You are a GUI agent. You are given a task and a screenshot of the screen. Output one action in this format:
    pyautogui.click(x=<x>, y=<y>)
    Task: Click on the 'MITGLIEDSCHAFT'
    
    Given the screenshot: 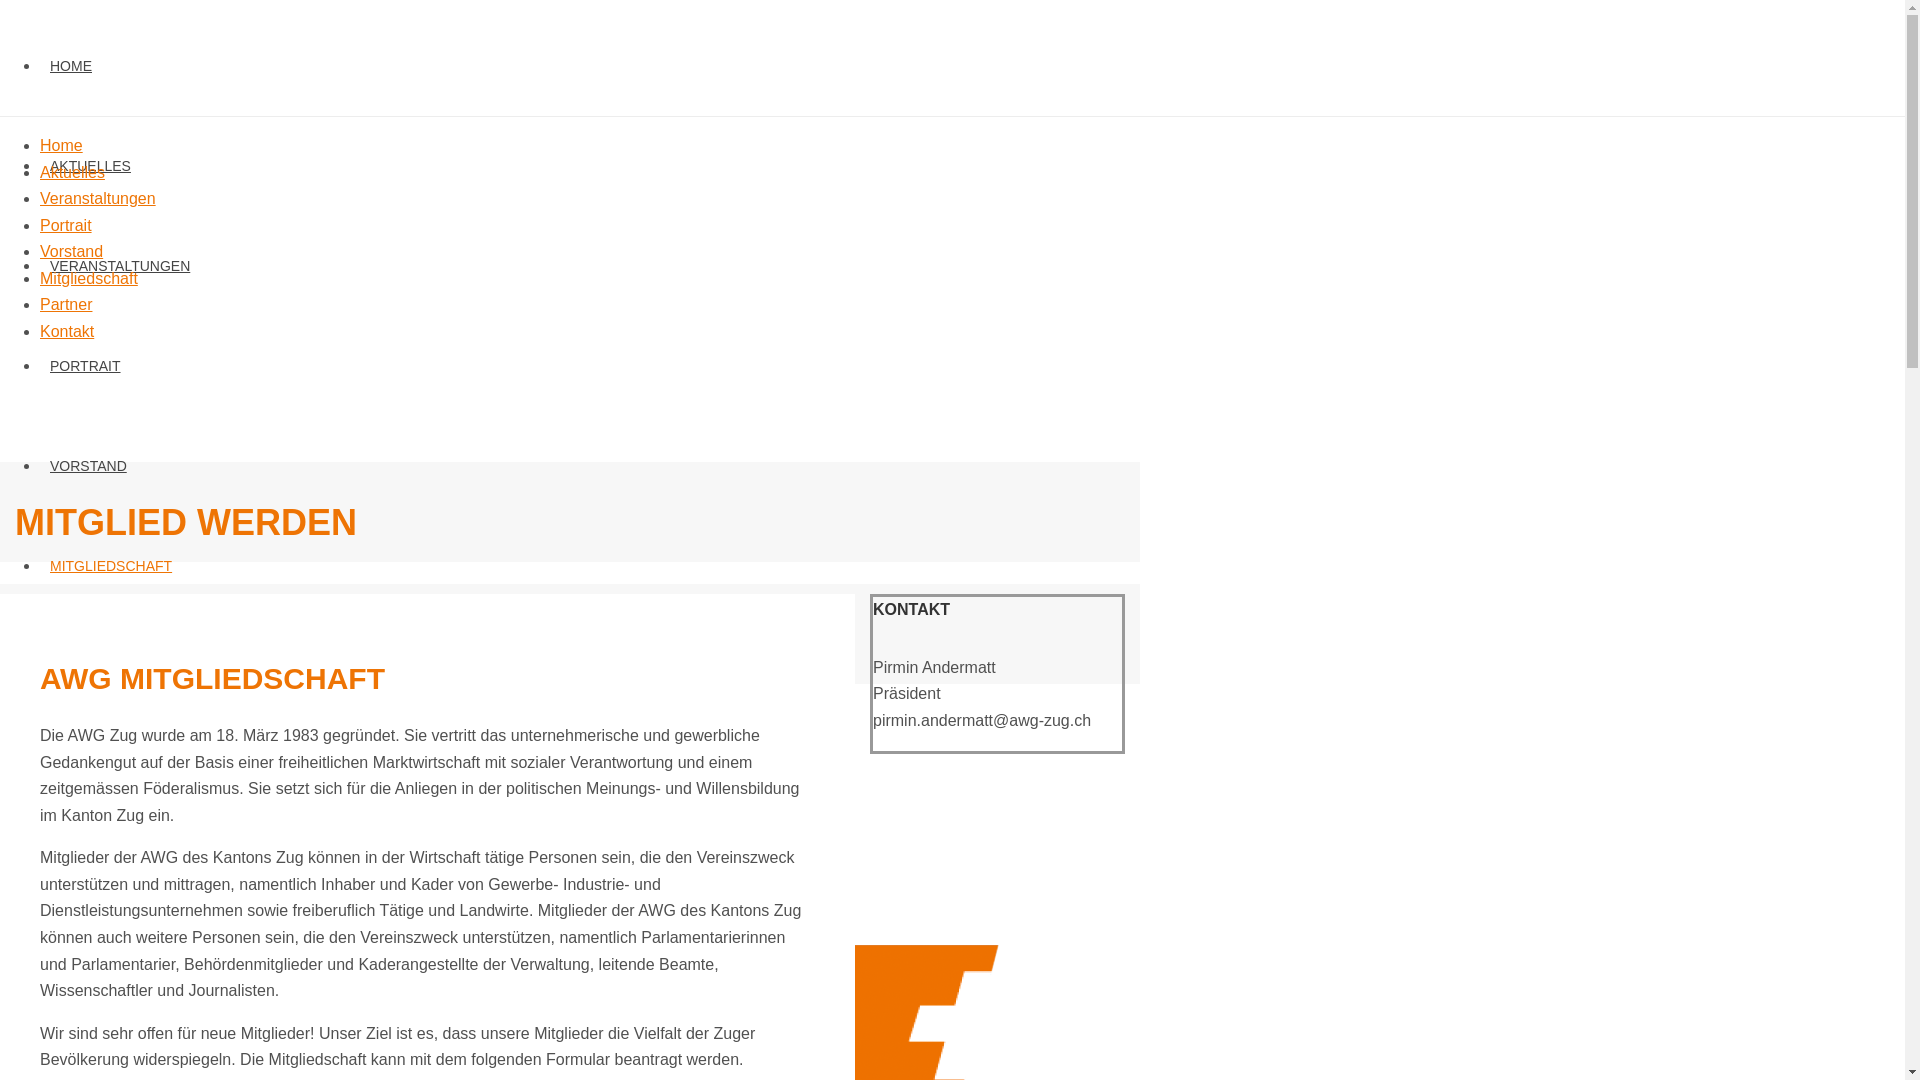 What is the action you would take?
    pyautogui.click(x=109, y=566)
    